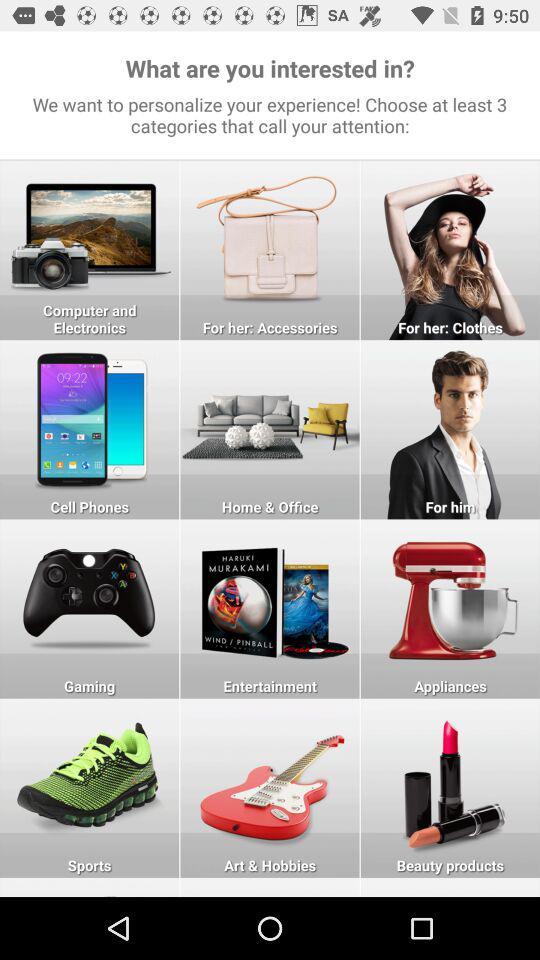 This screenshot has height=960, width=540. What do you see at coordinates (88, 608) in the screenshot?
I see `chose in applings` at bounding box center [88, 608].